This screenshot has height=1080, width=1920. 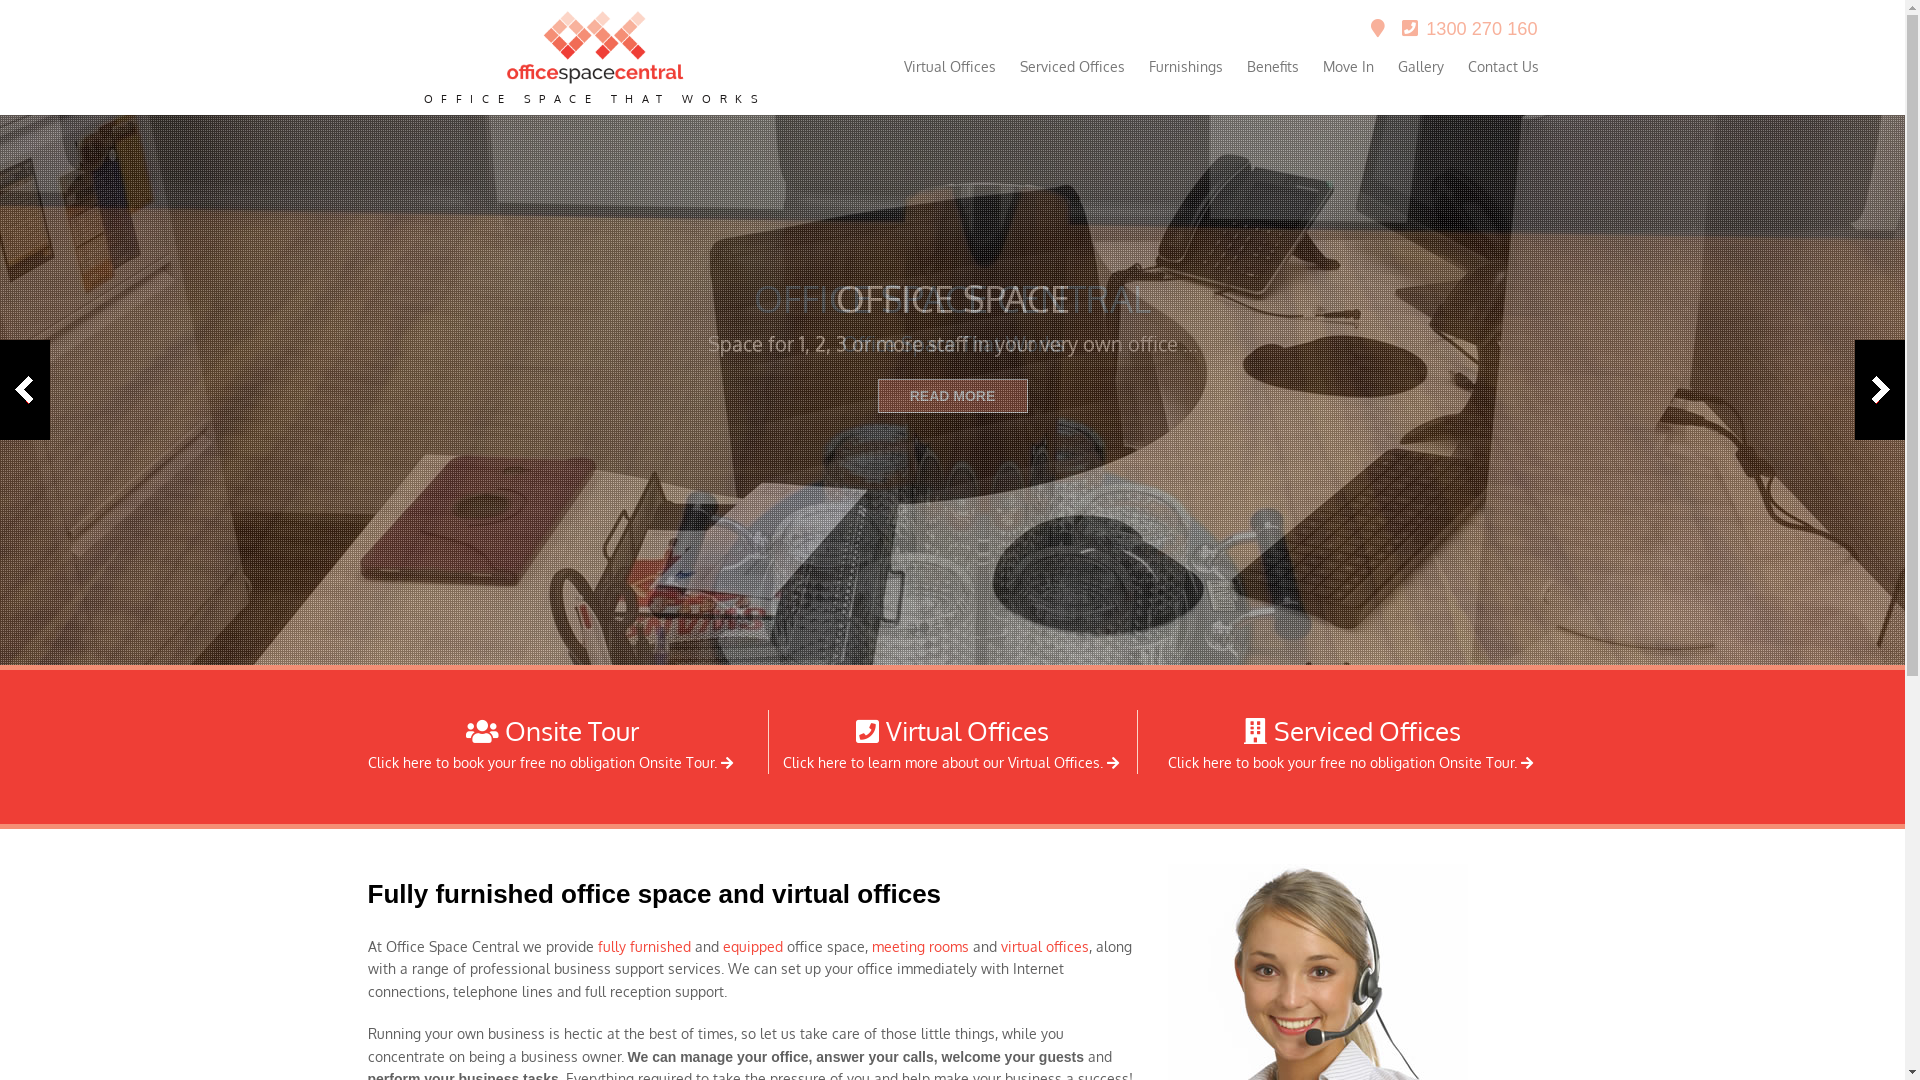 I want to click on 'Next', so click(x=1879, y=389).